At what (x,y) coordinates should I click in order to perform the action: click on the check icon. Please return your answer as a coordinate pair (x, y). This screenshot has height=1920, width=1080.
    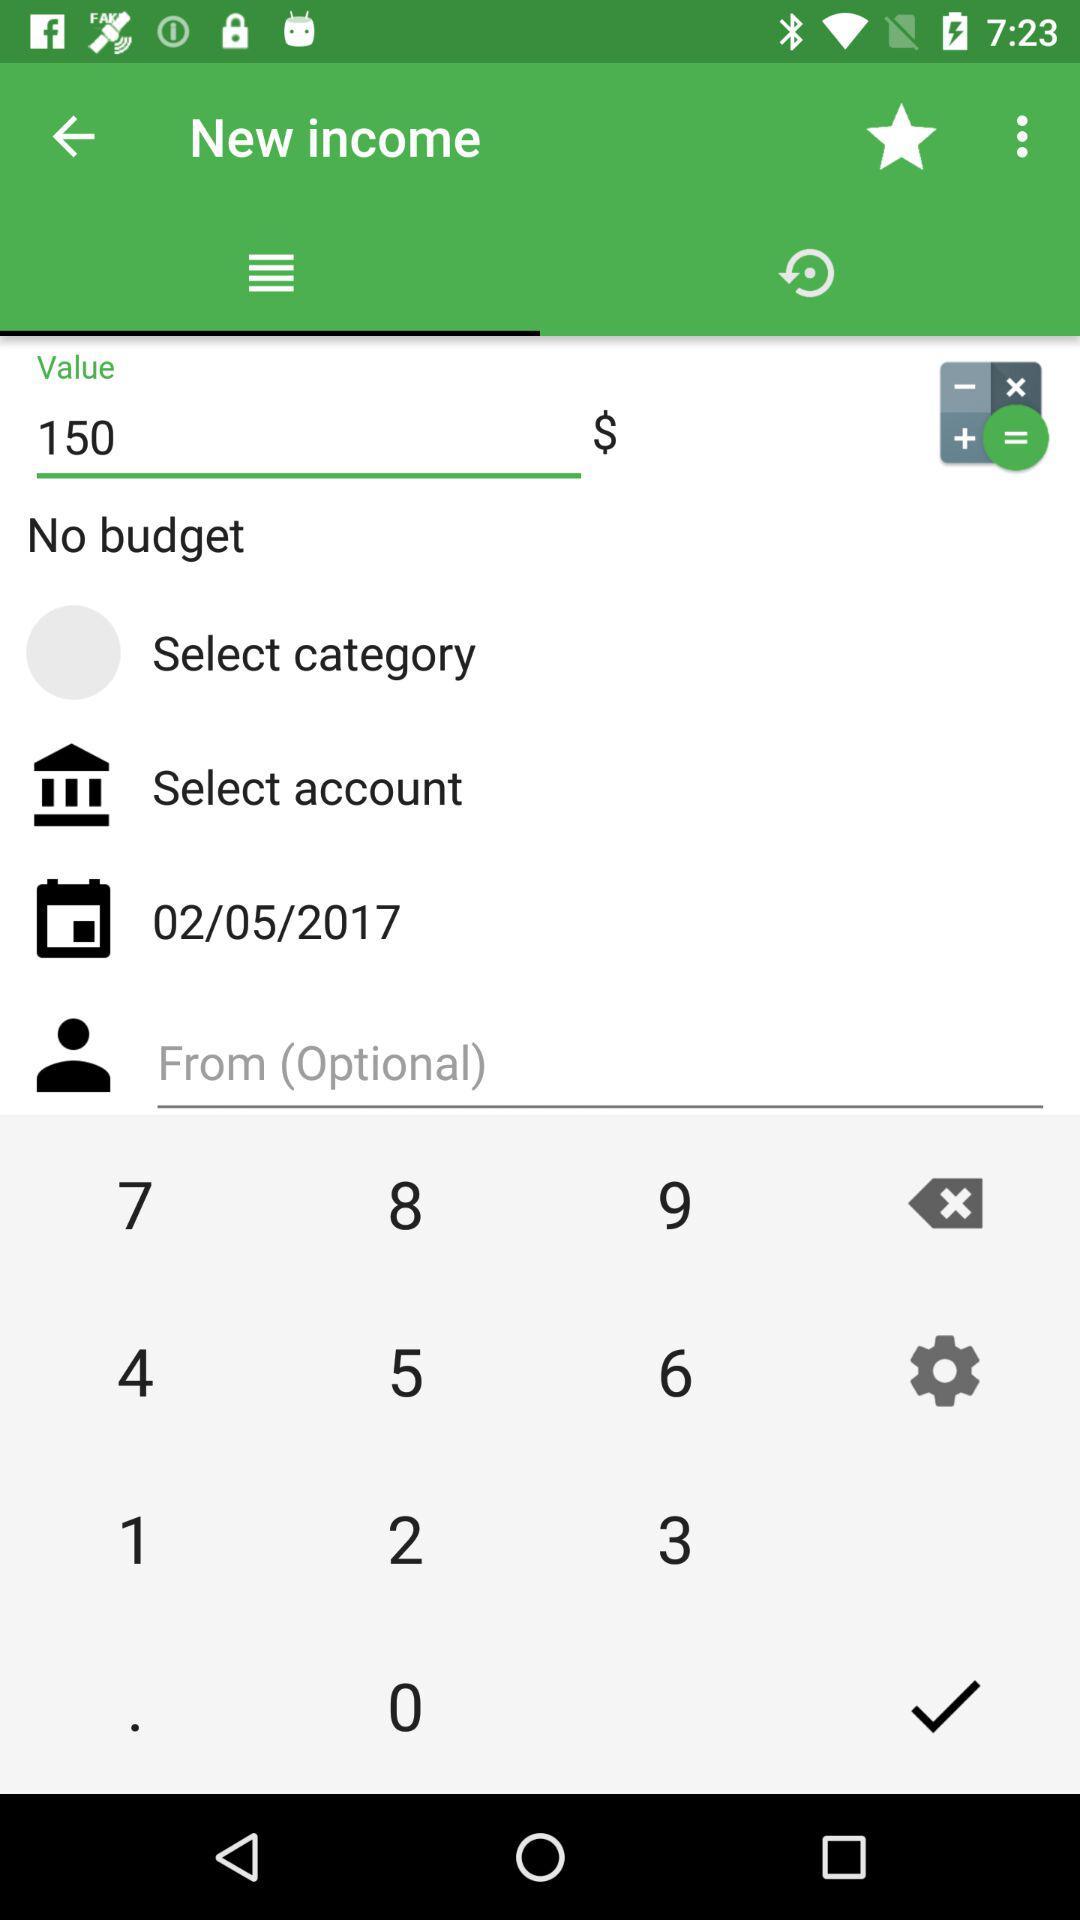
    Looking at the image, I should click on (945, 1704).